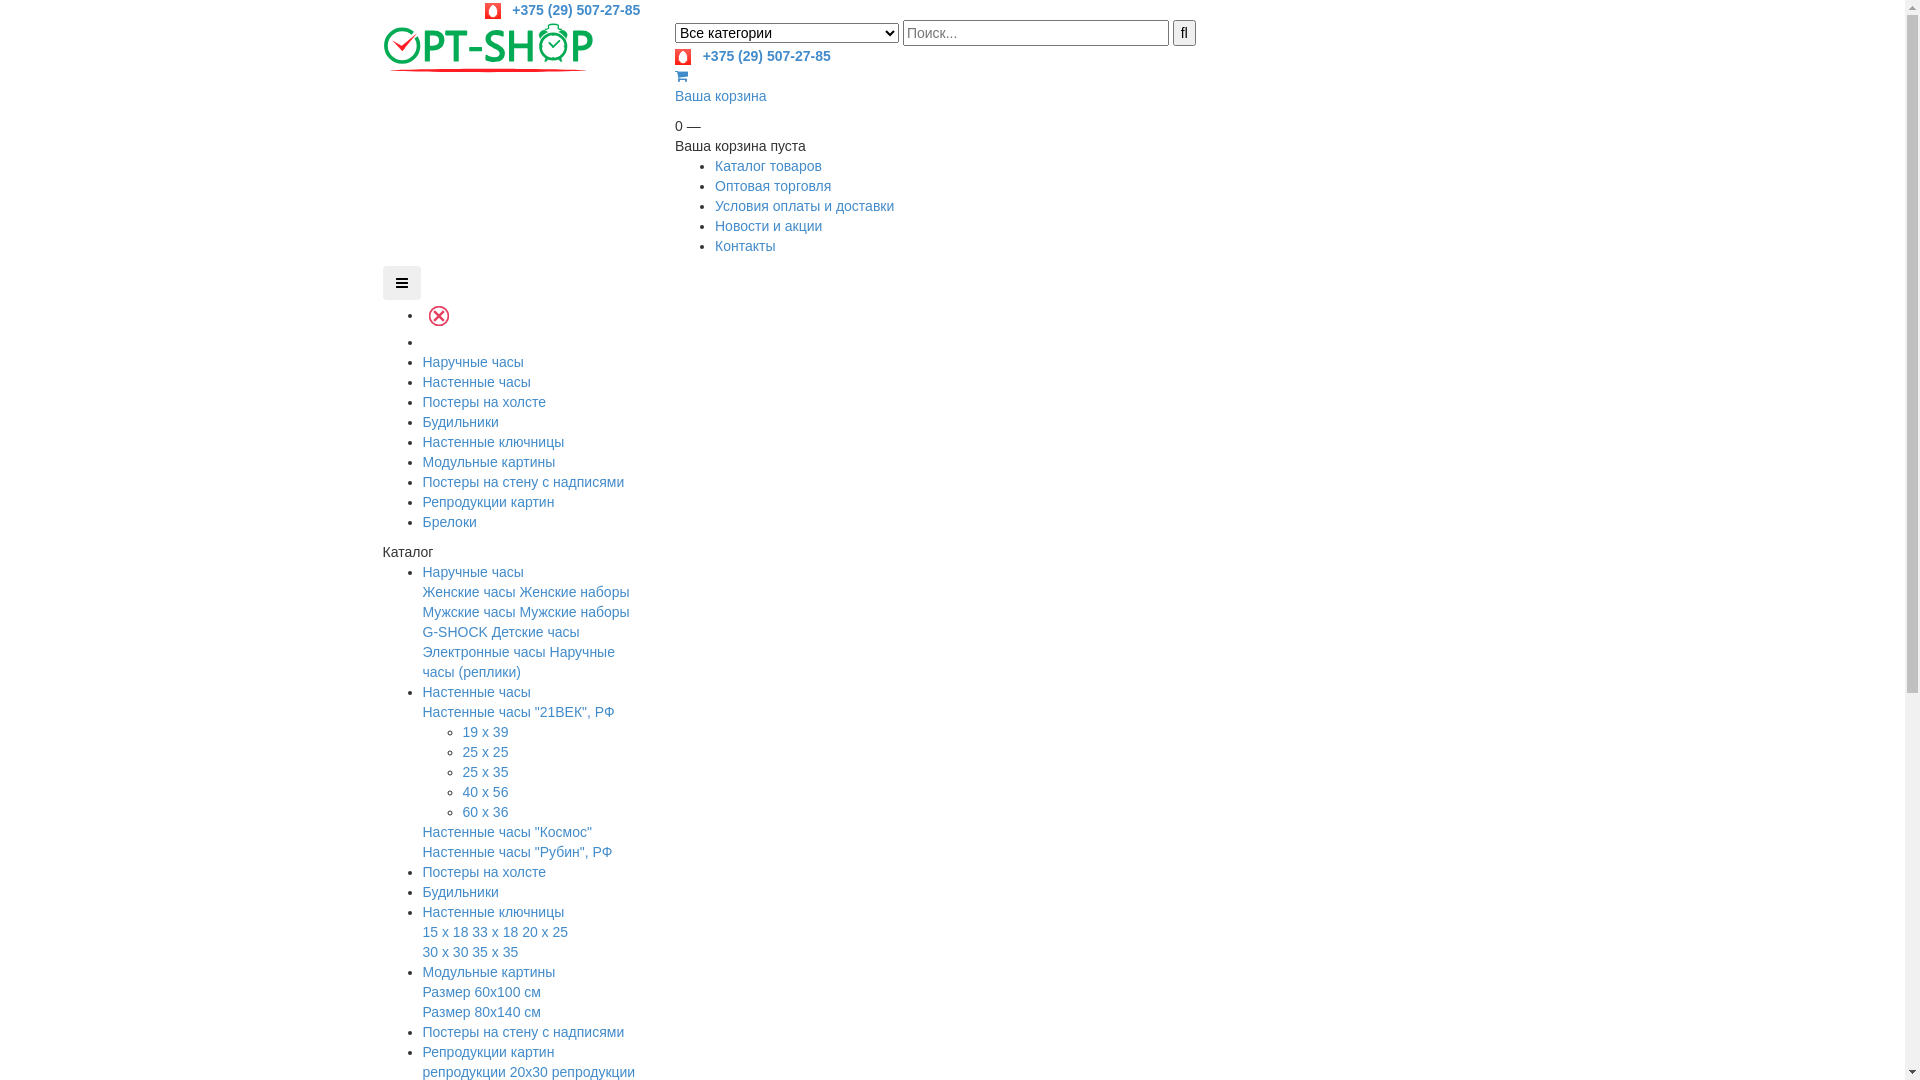 The image size is (1920, 1080). What do you see at coordinates (460, 752) in the screenshot?
I see `'25 x 25'` at bounding box center [460, 752].